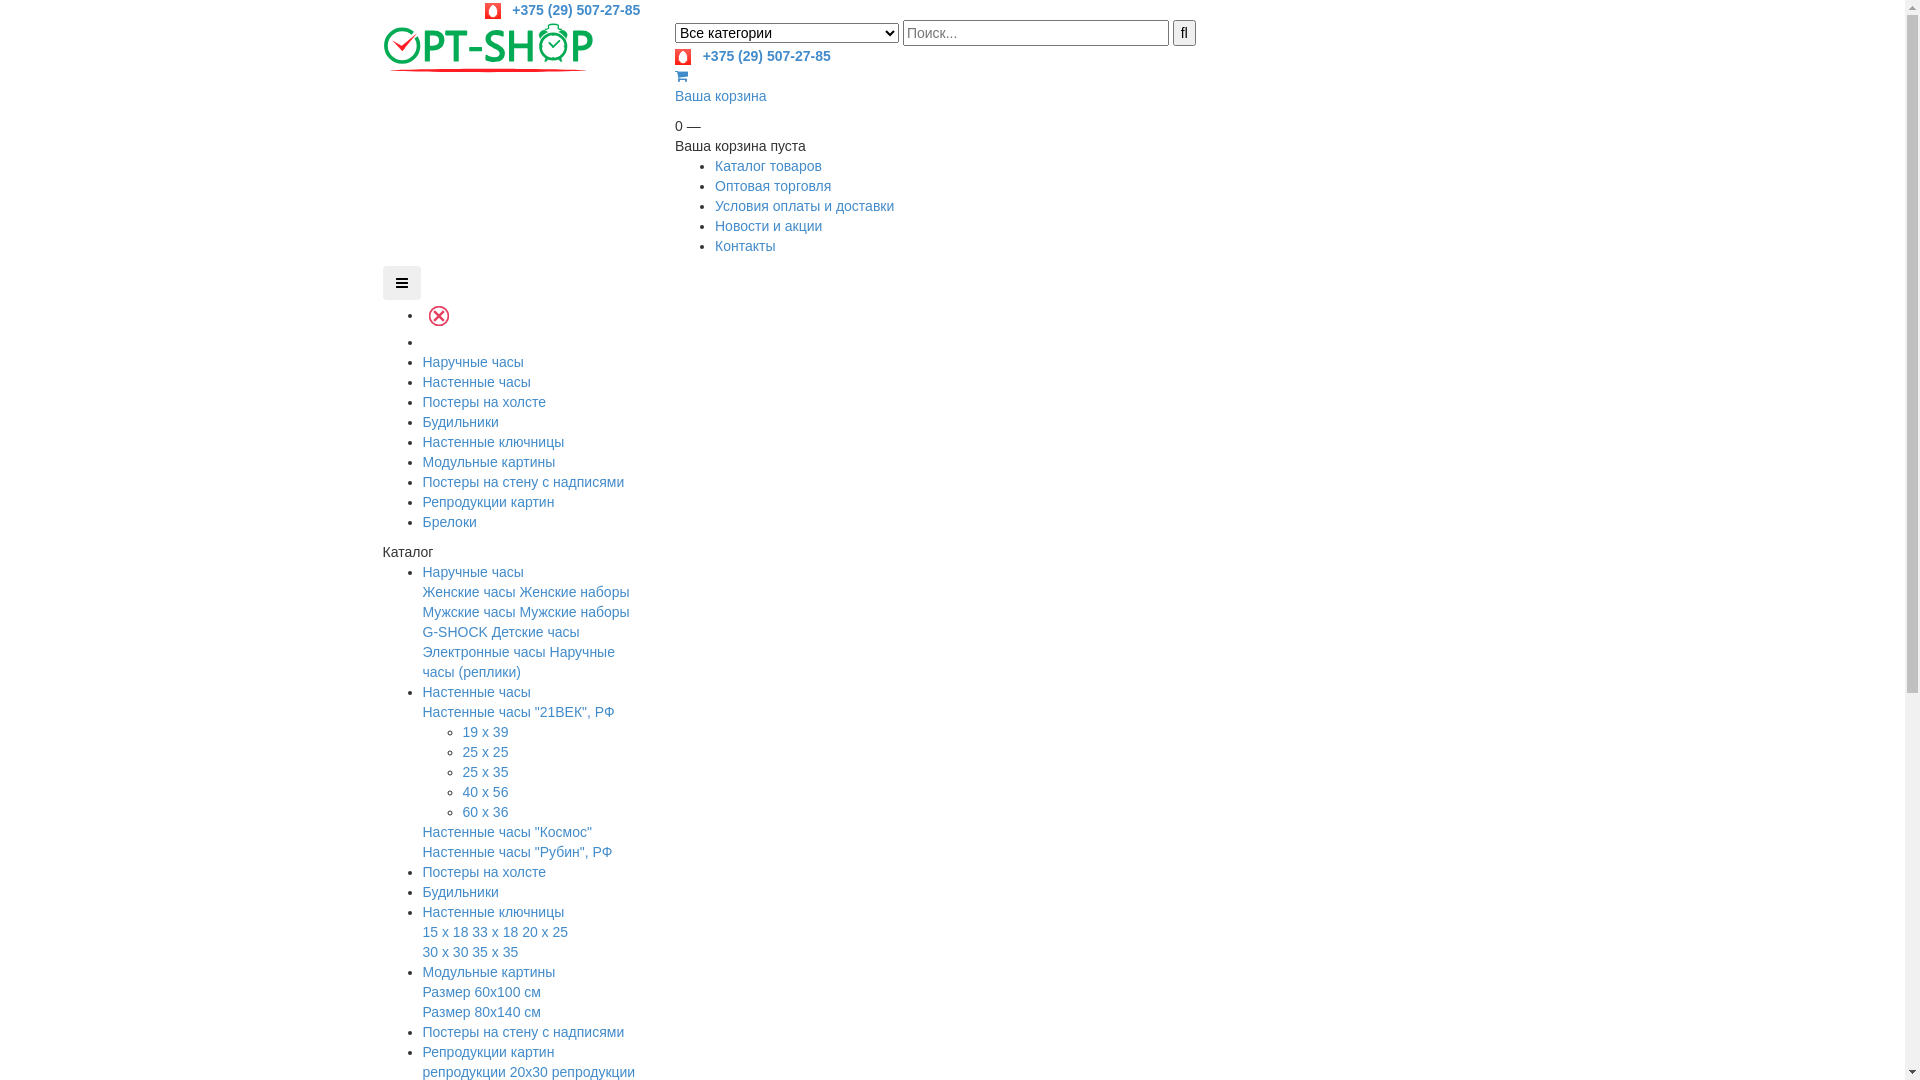 The image size is (1920, 1080). What do you see at coordinates (460, 752) in the screenshot?
I see `'25 x 25'` at bounding box center [460, 752].